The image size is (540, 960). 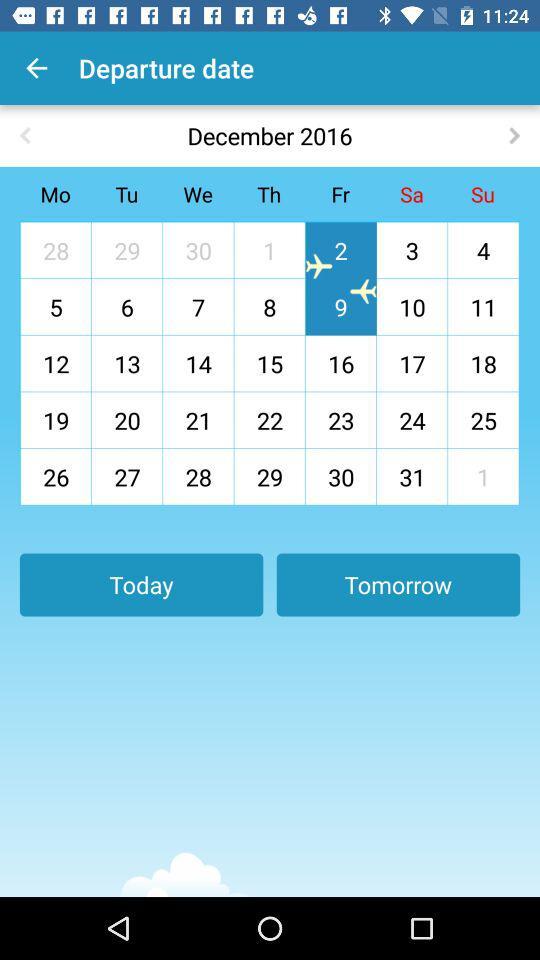 I want to click on the arrow_forward icon, so click(x=514, y=134).